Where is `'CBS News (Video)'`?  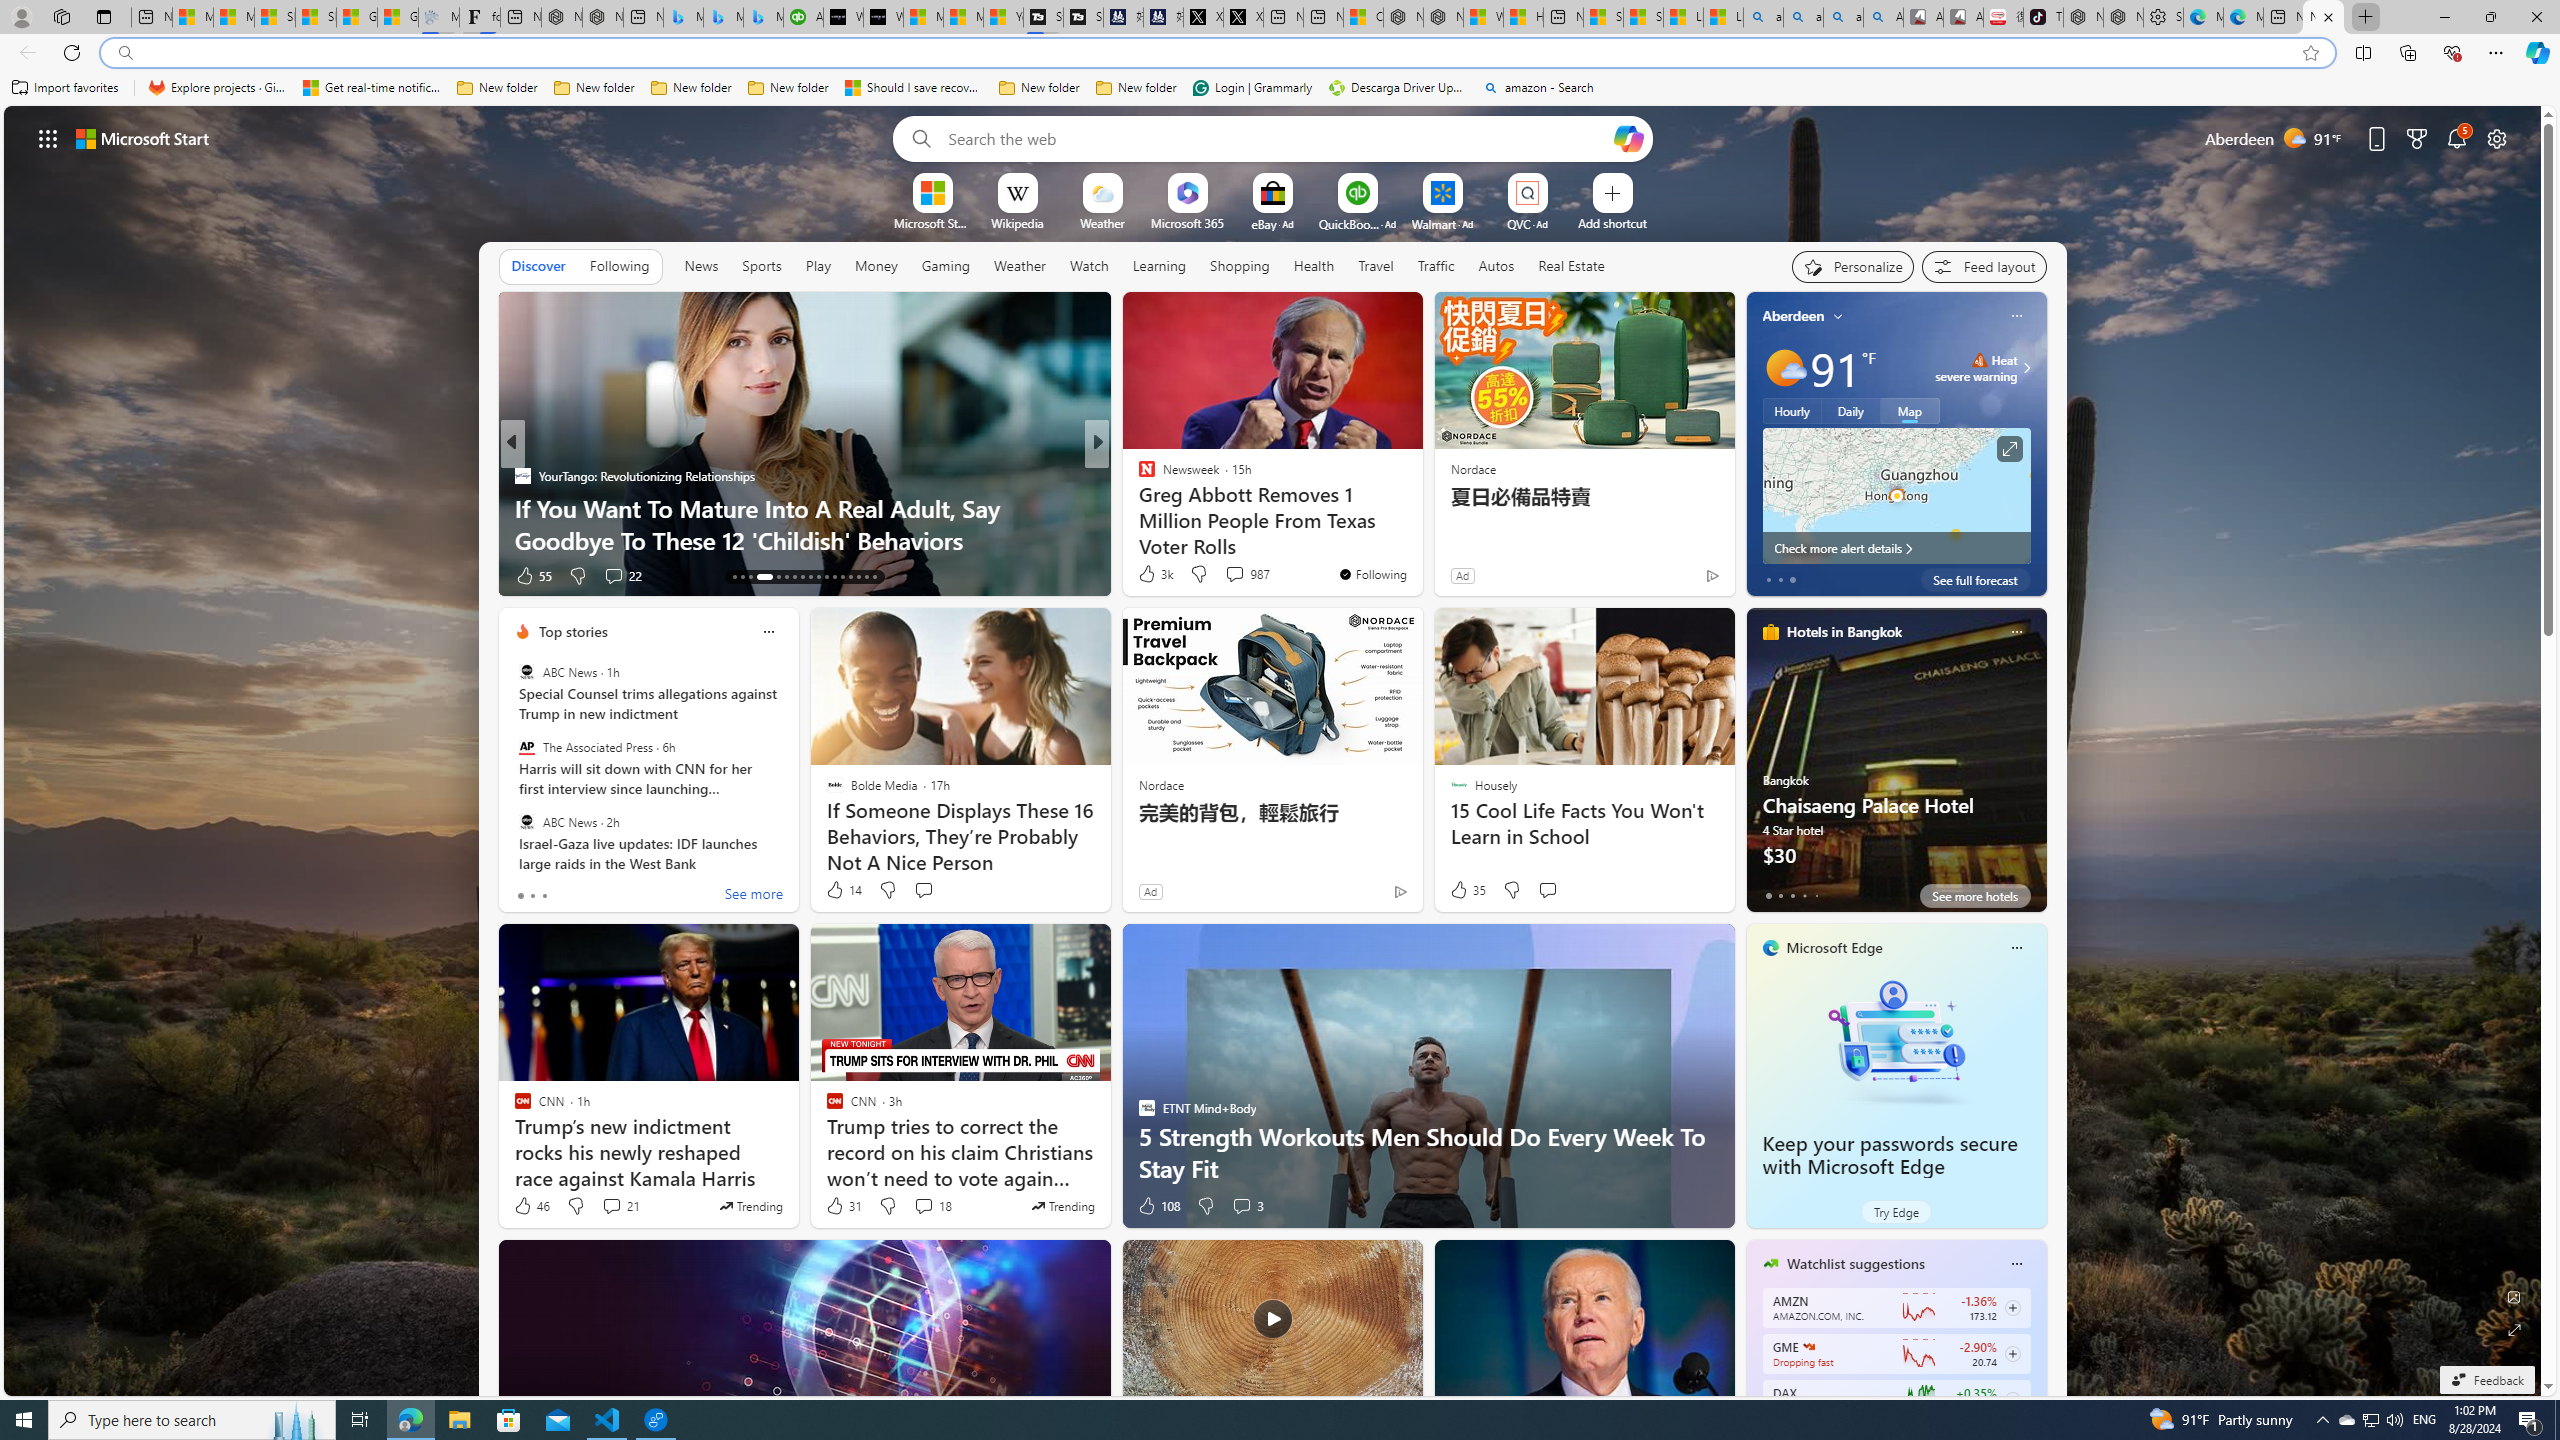 'CBS News (Video)' is located at coordinates (1137, 474).